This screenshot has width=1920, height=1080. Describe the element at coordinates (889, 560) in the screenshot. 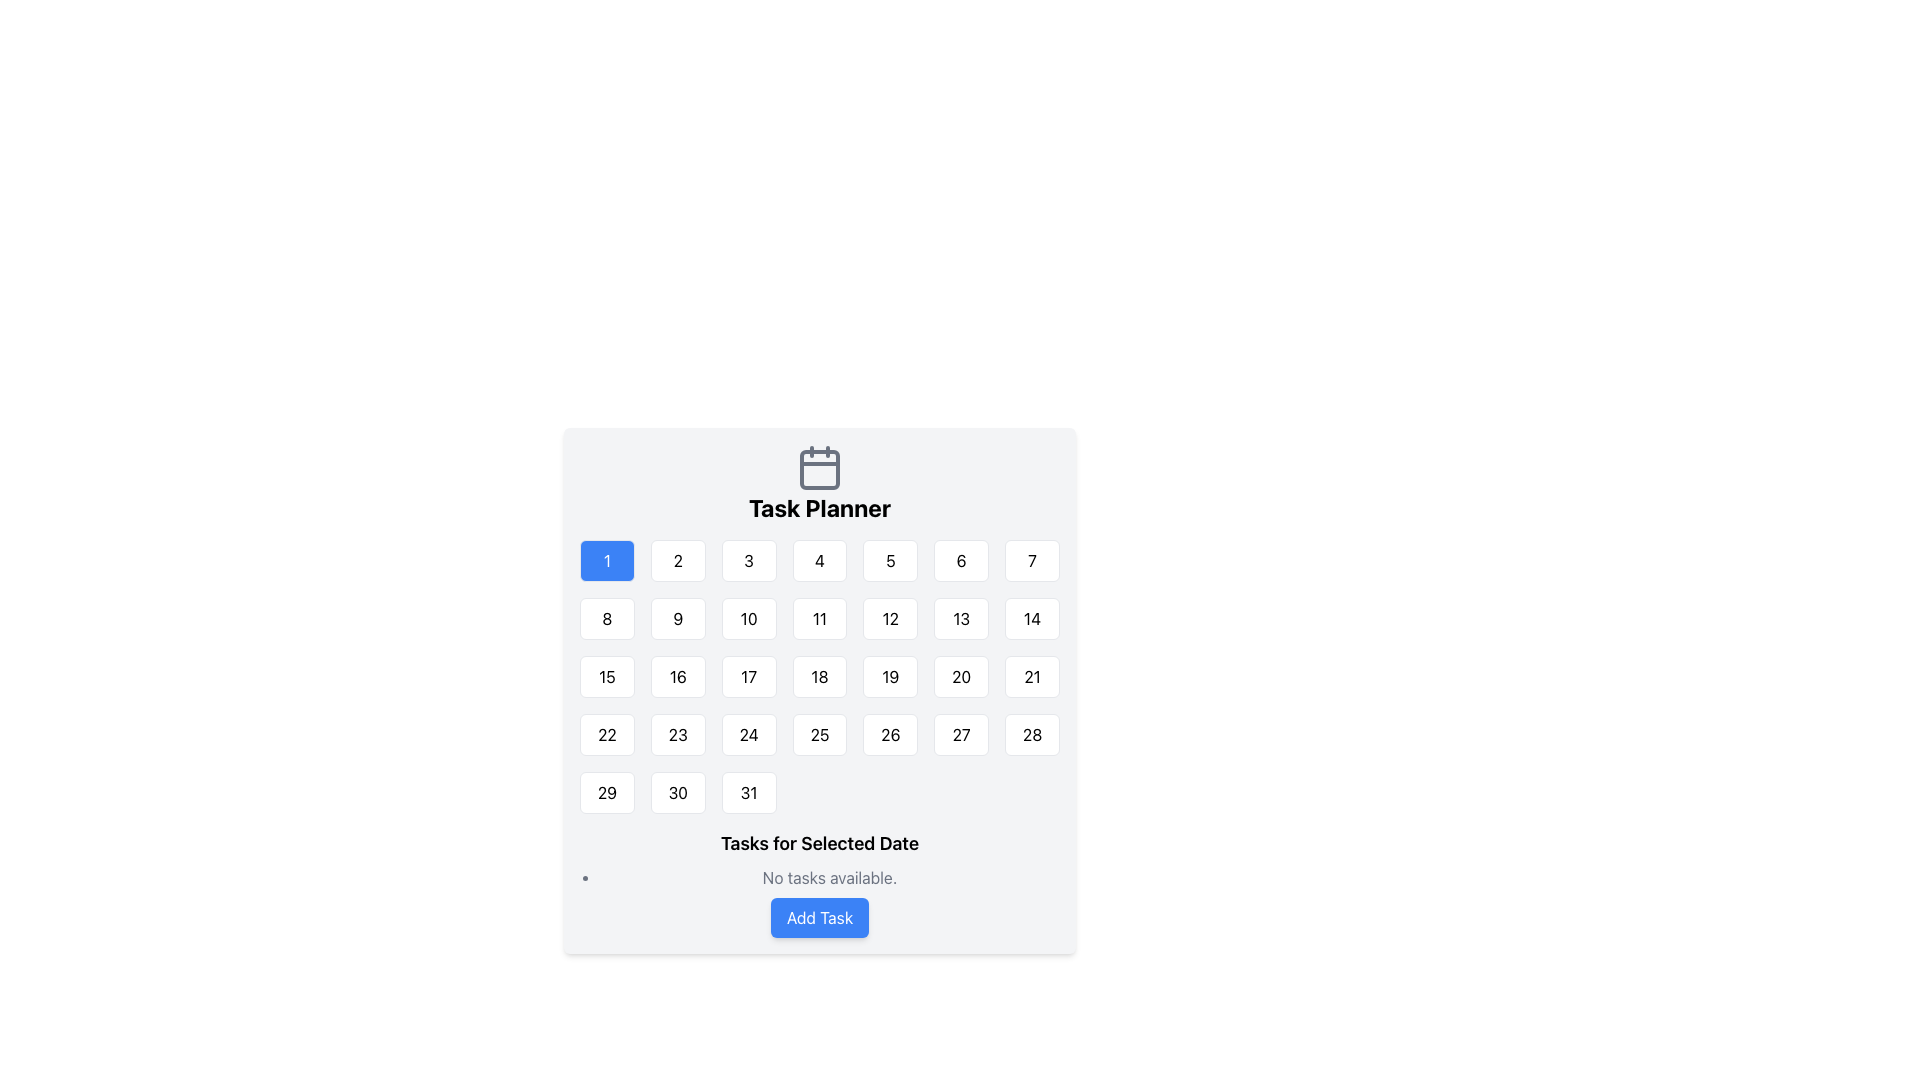

I see `the rectangular button labeled '5' with a white background and black font, located in the first row of a 7-column grid under the 'Task Planner' title` at that location.